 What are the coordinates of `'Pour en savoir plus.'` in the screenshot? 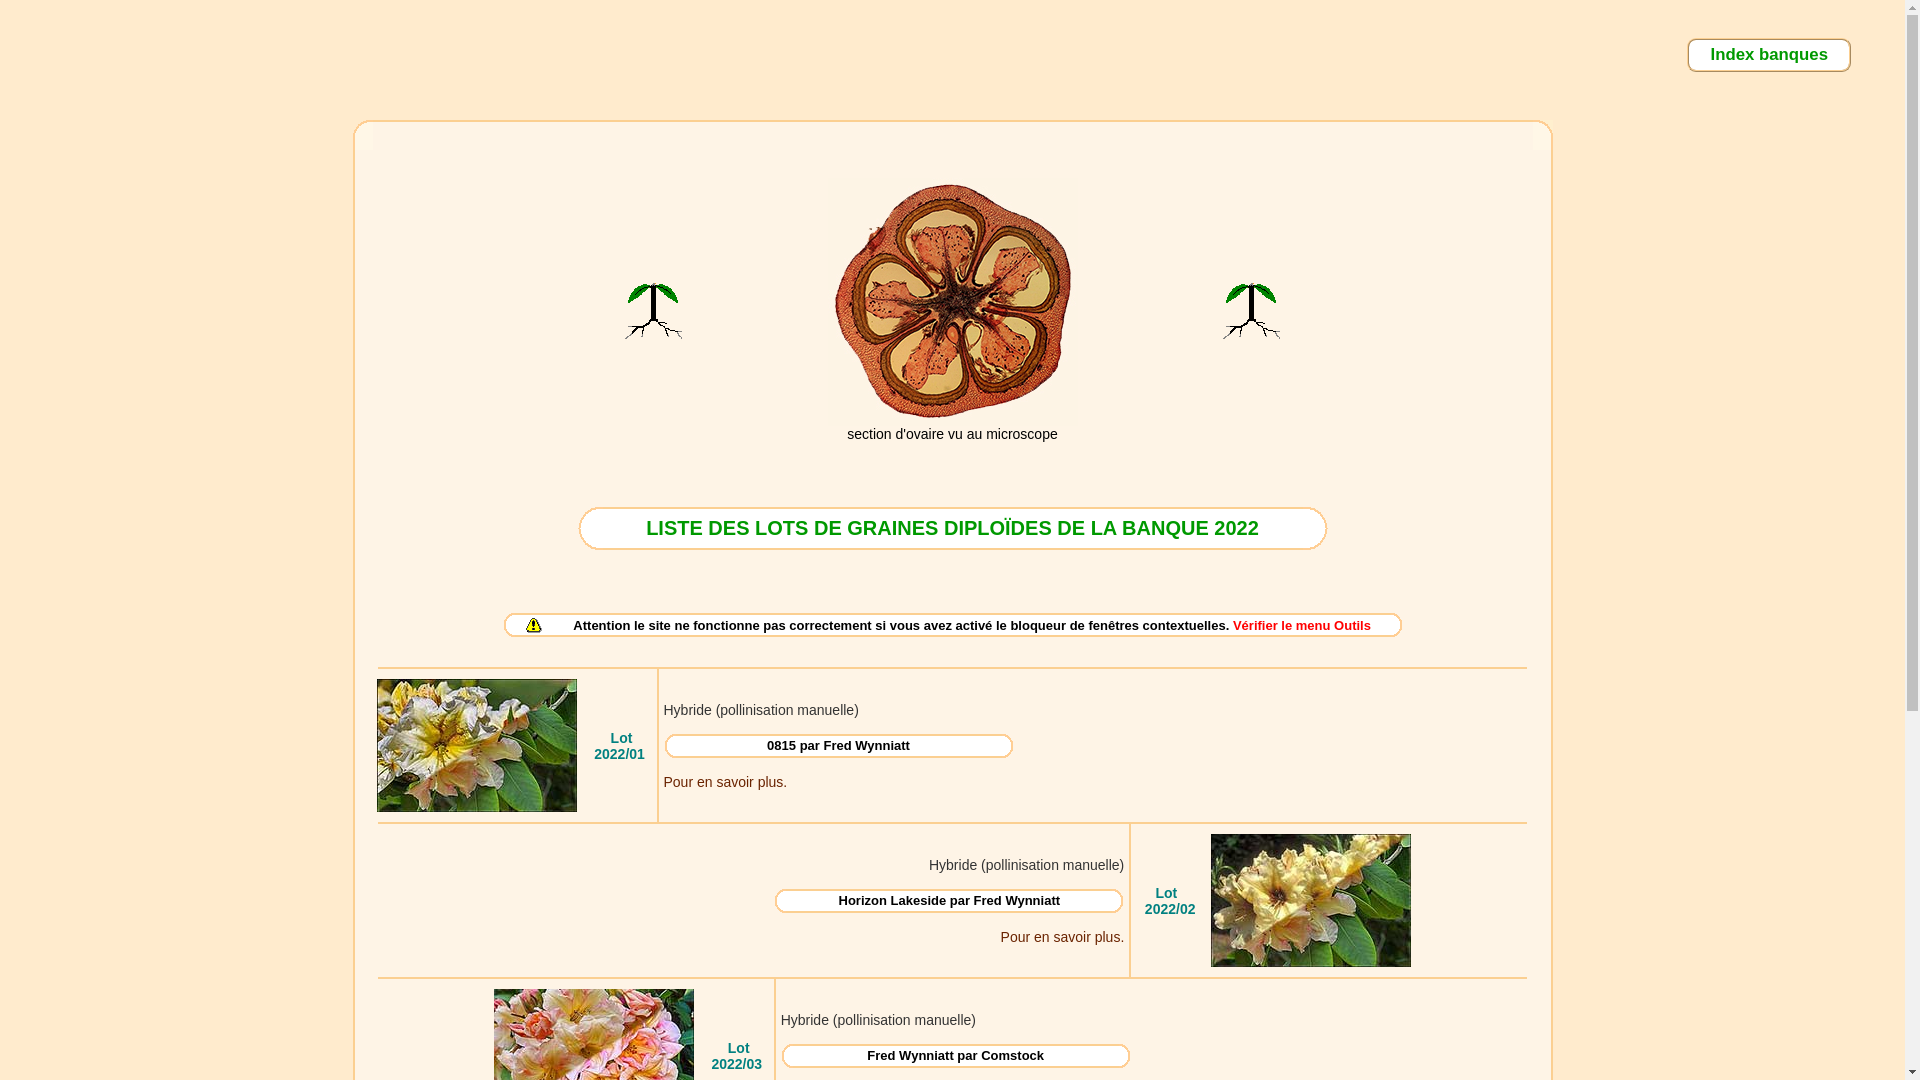 It's located at (1061, 936).